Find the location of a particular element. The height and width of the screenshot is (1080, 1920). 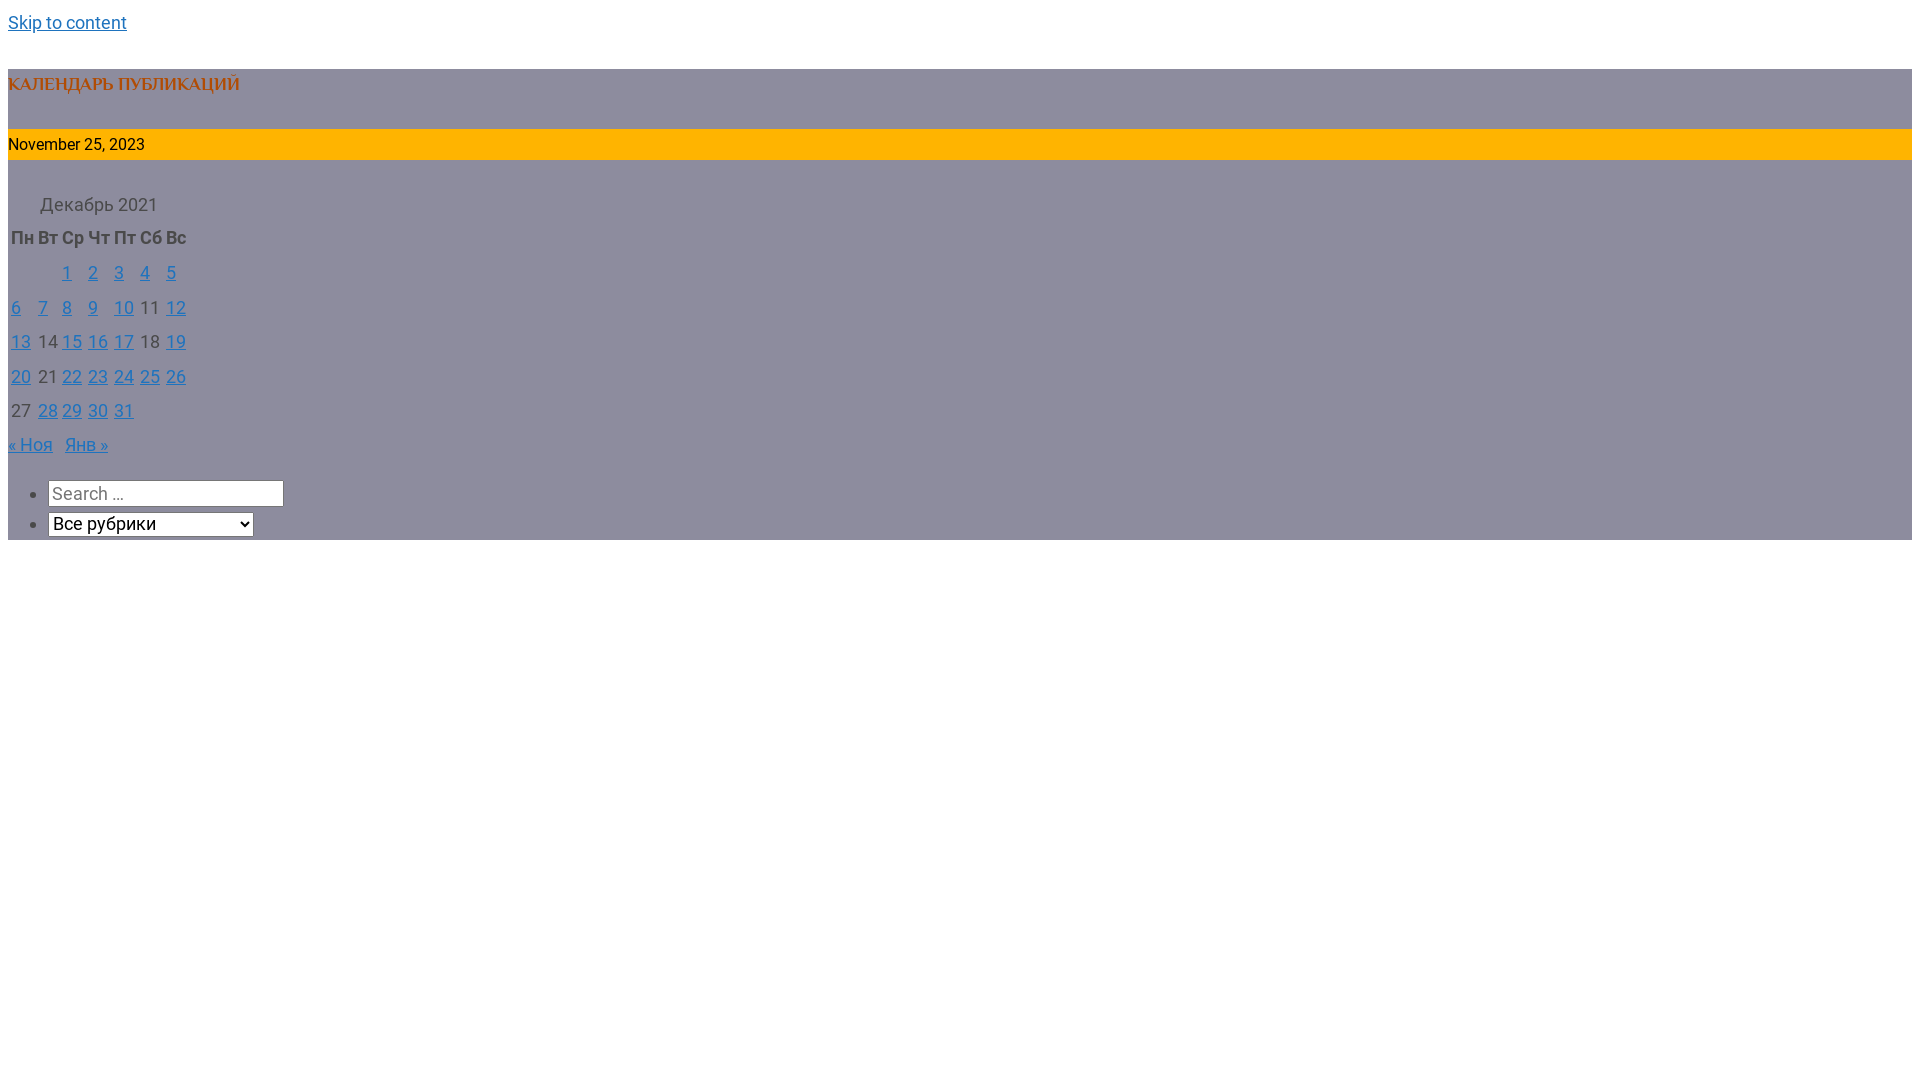

'25' is located at coordinates (138, 376).